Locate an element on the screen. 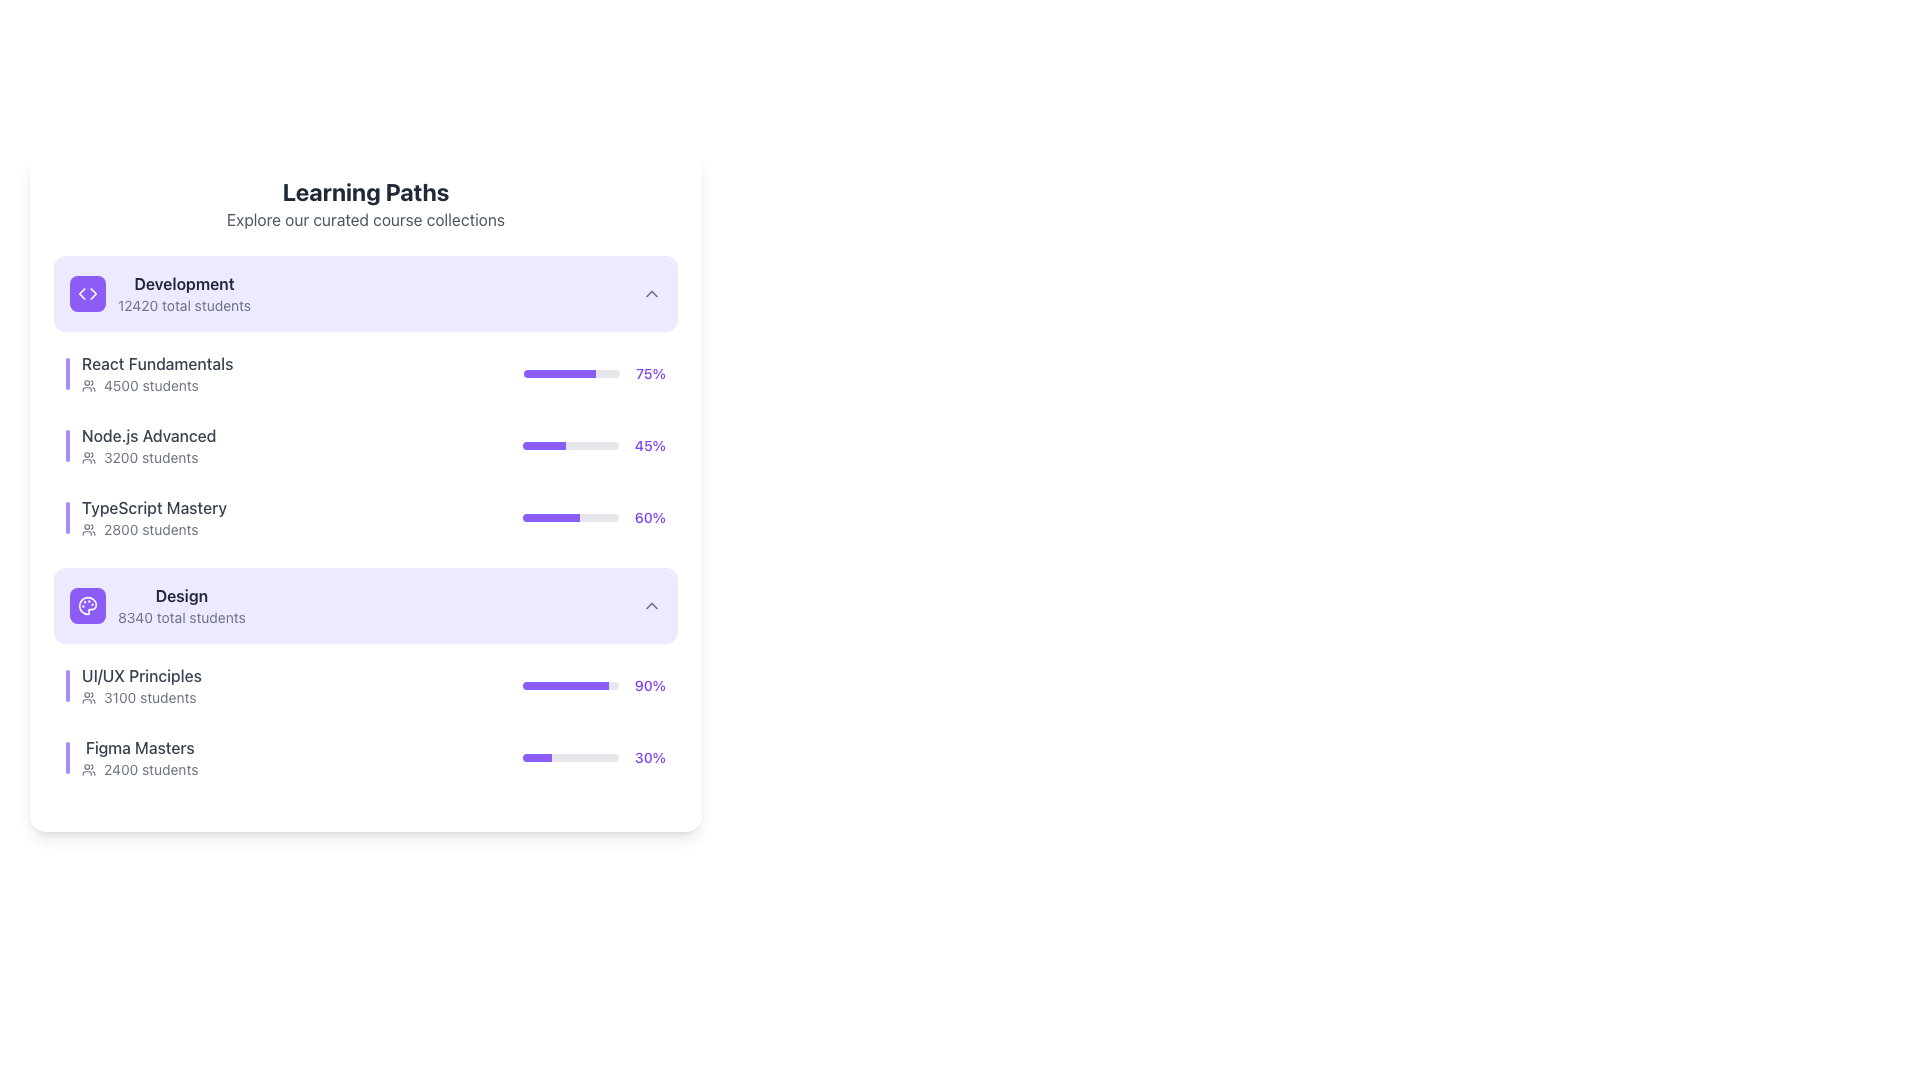 The height and width of the screenshot is (1080, 1920). the hyperlink labeled 'TypeScript Mastery' is located at coordinates (153, 507).